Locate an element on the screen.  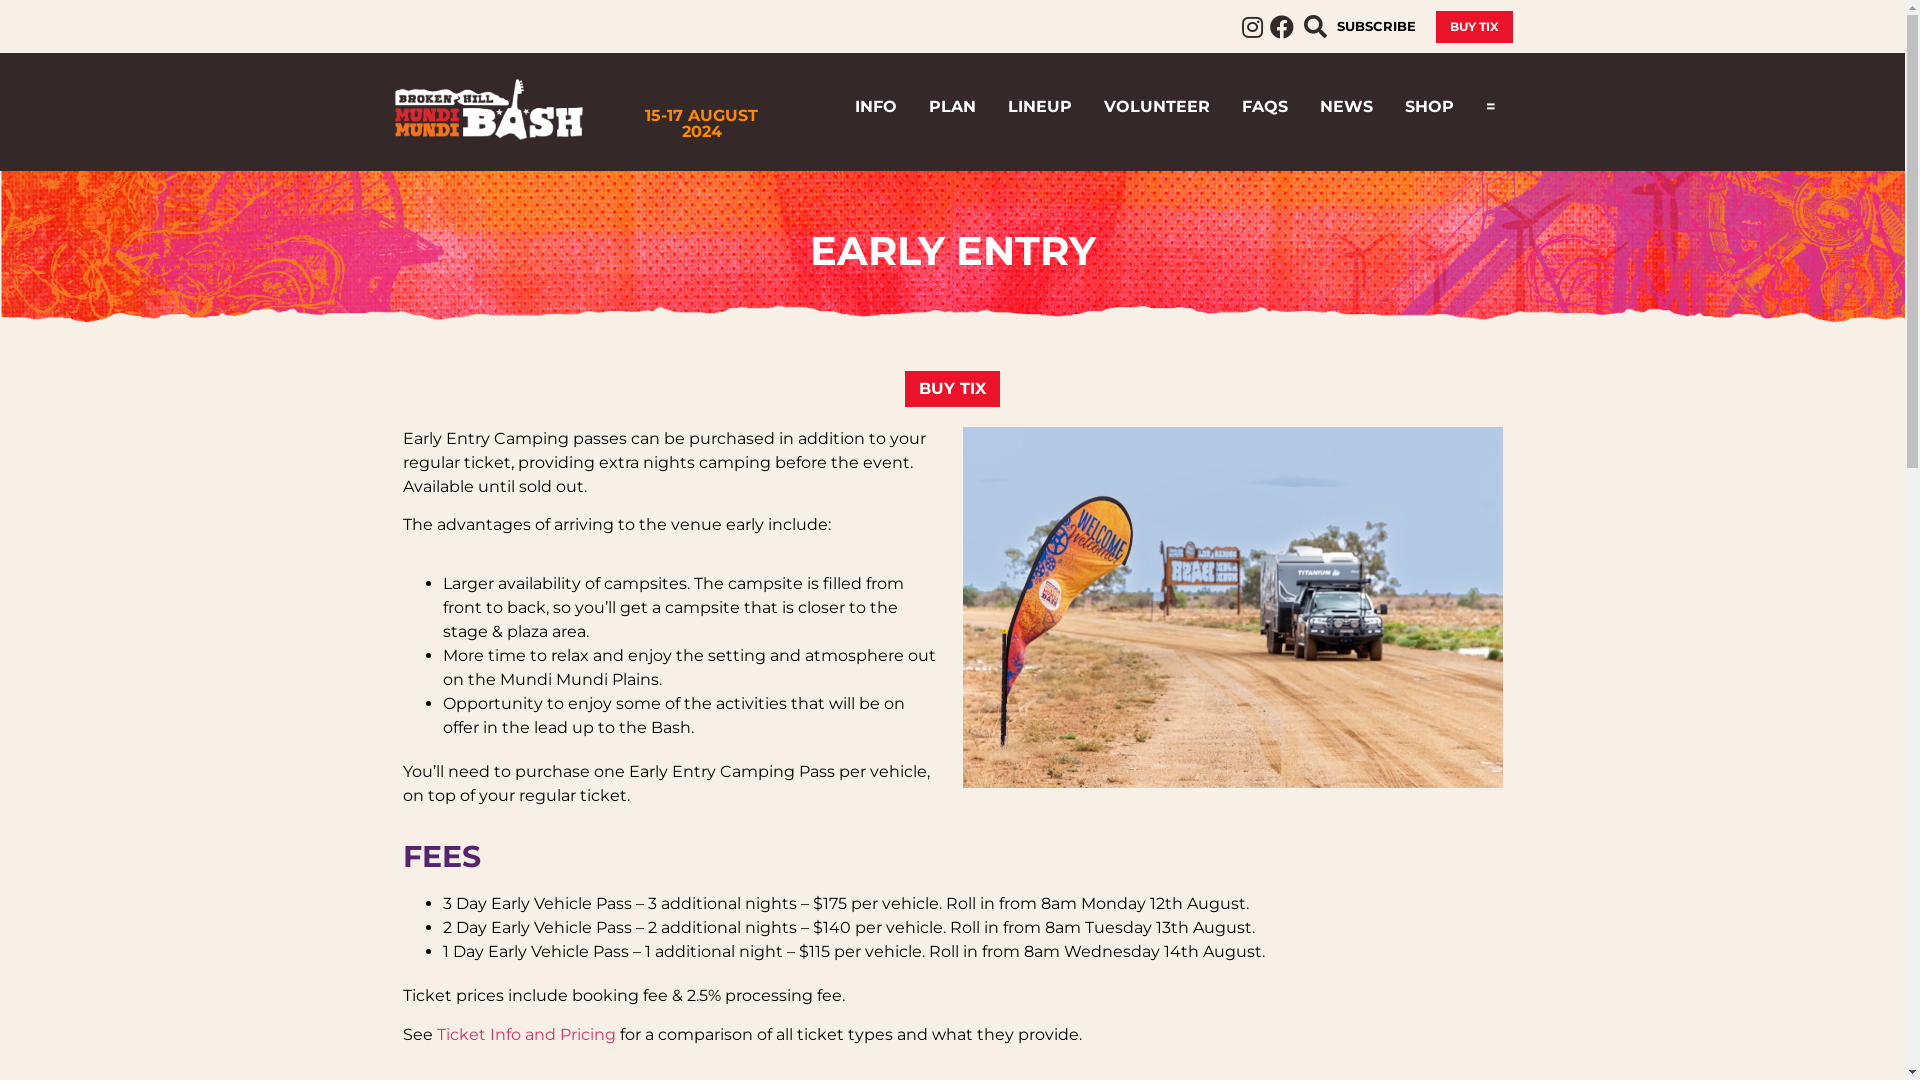
'SHOP' is located at coordinates (1428, 107).